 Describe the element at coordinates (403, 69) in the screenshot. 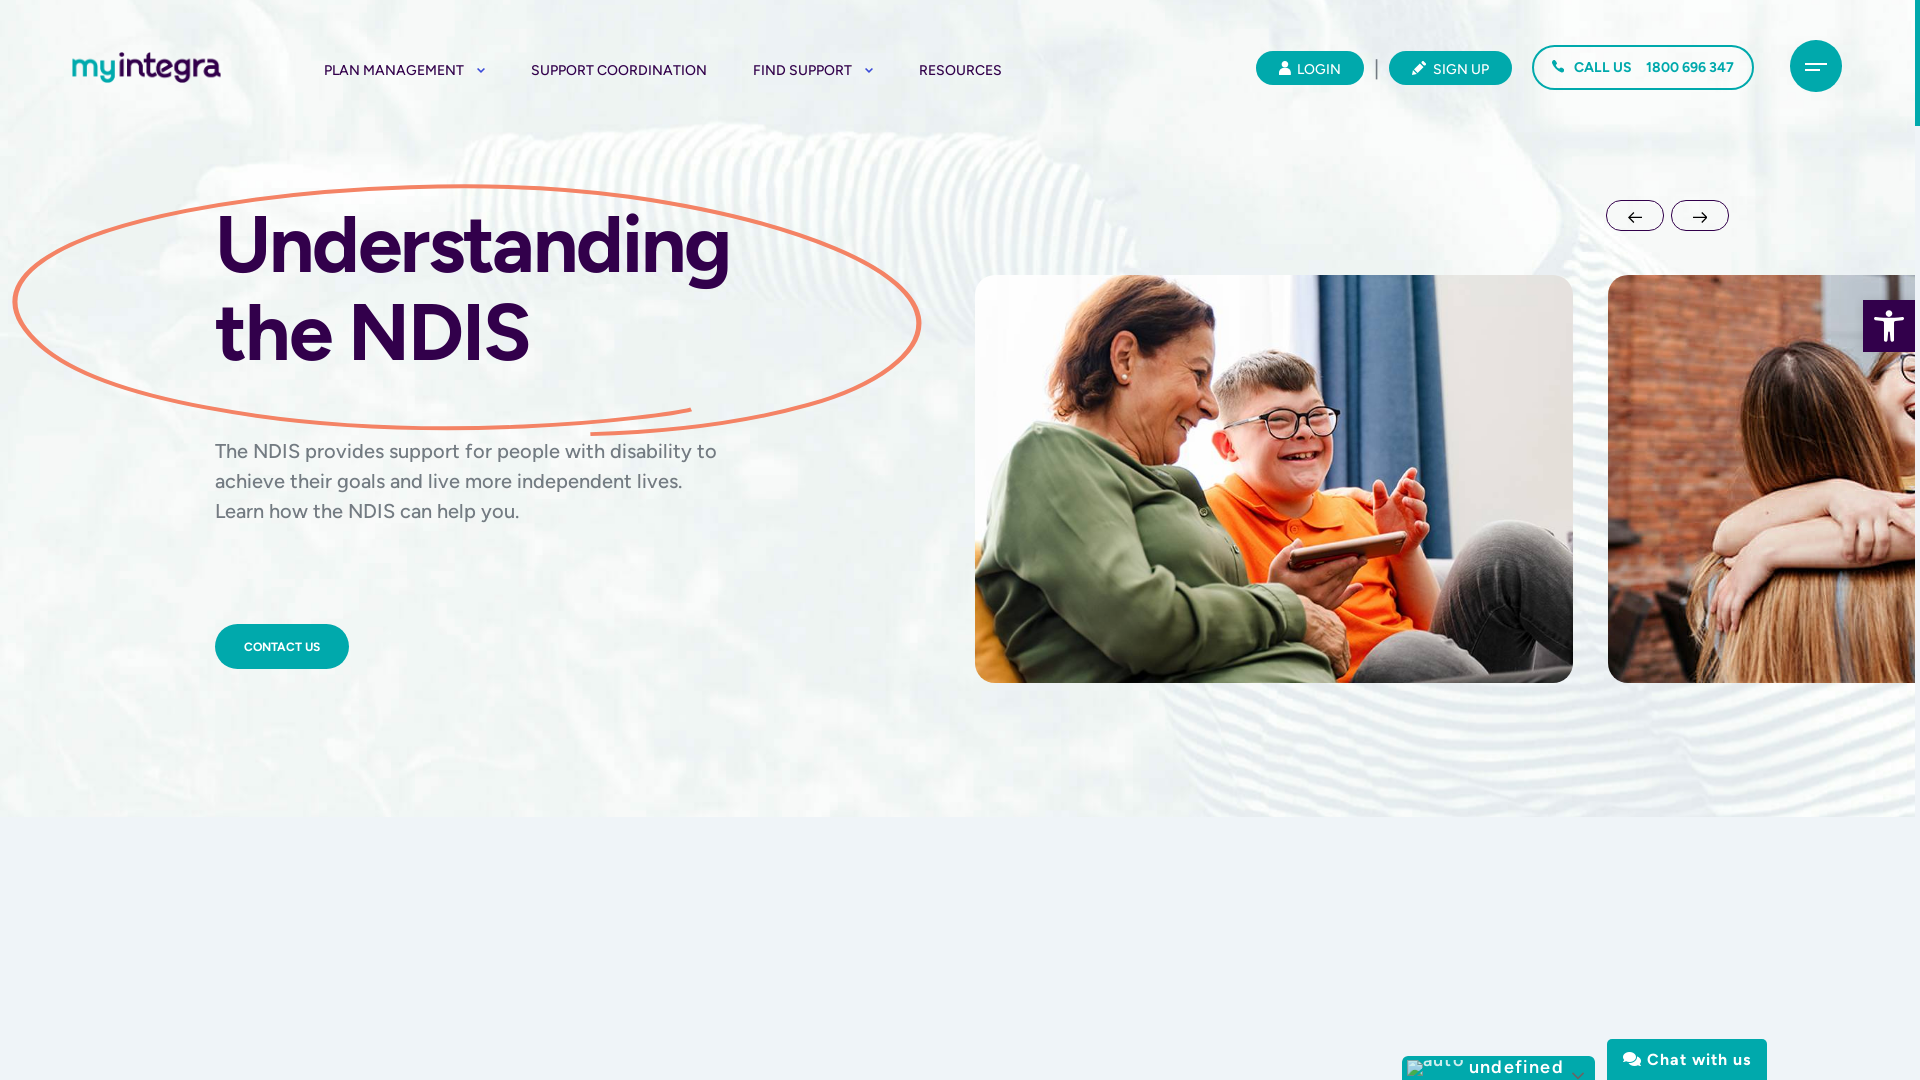

I see `'PLAN MANAGEMENT'` at that location.